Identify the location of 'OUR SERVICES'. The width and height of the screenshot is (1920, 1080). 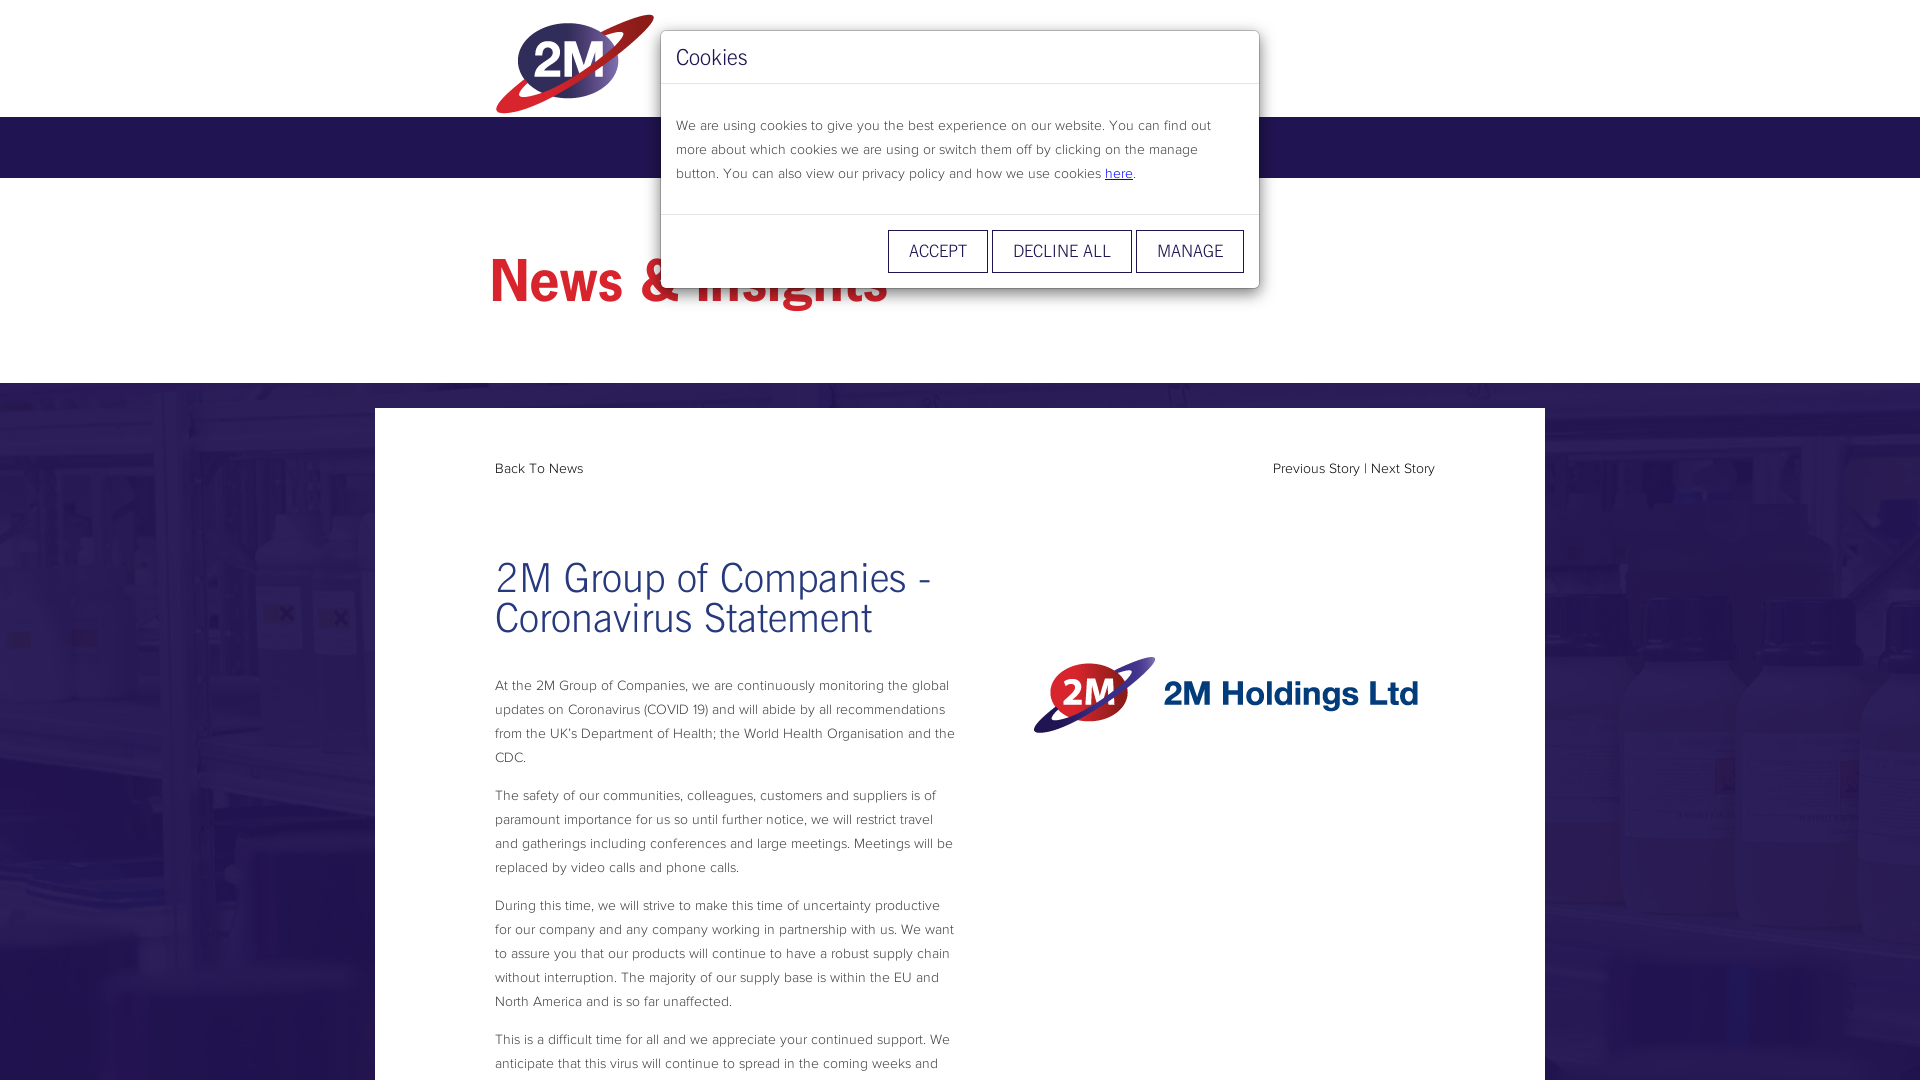
(841, 146).